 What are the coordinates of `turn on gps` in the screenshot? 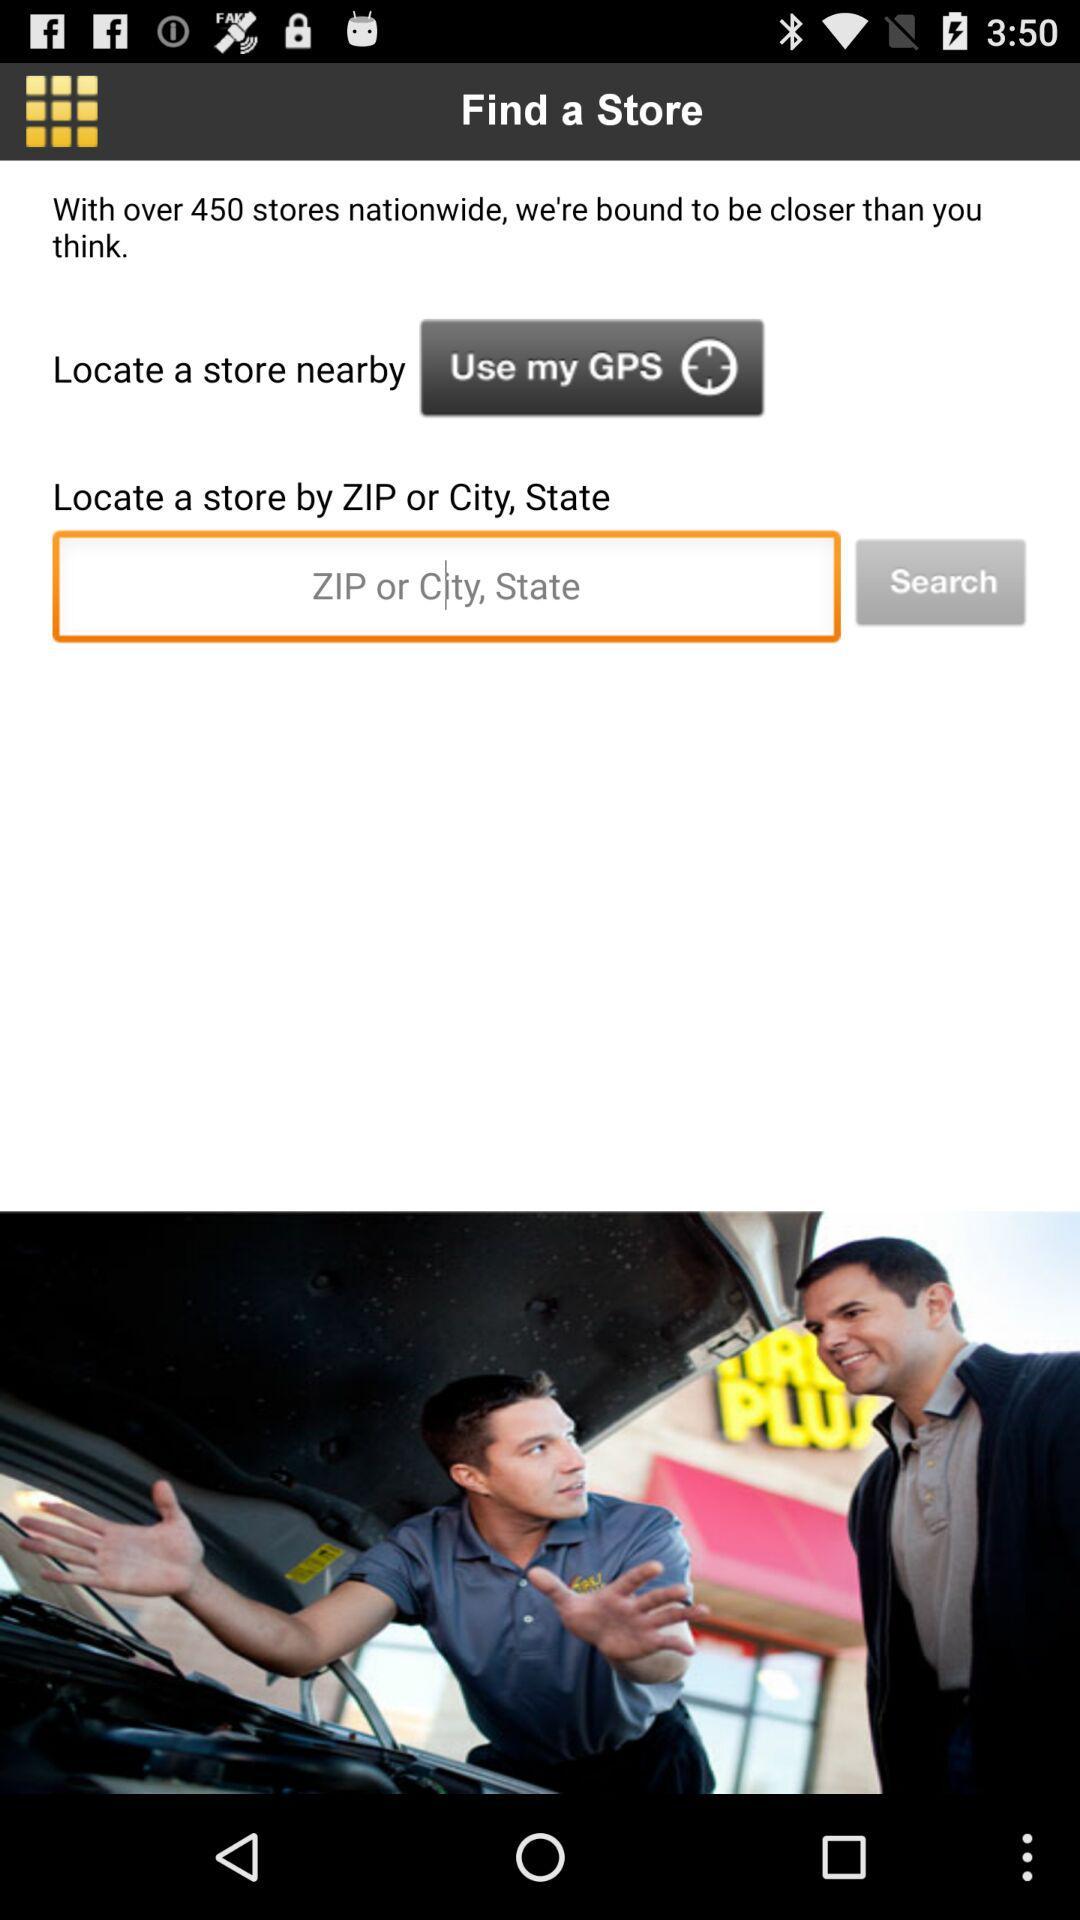 It's located at (591, 368).